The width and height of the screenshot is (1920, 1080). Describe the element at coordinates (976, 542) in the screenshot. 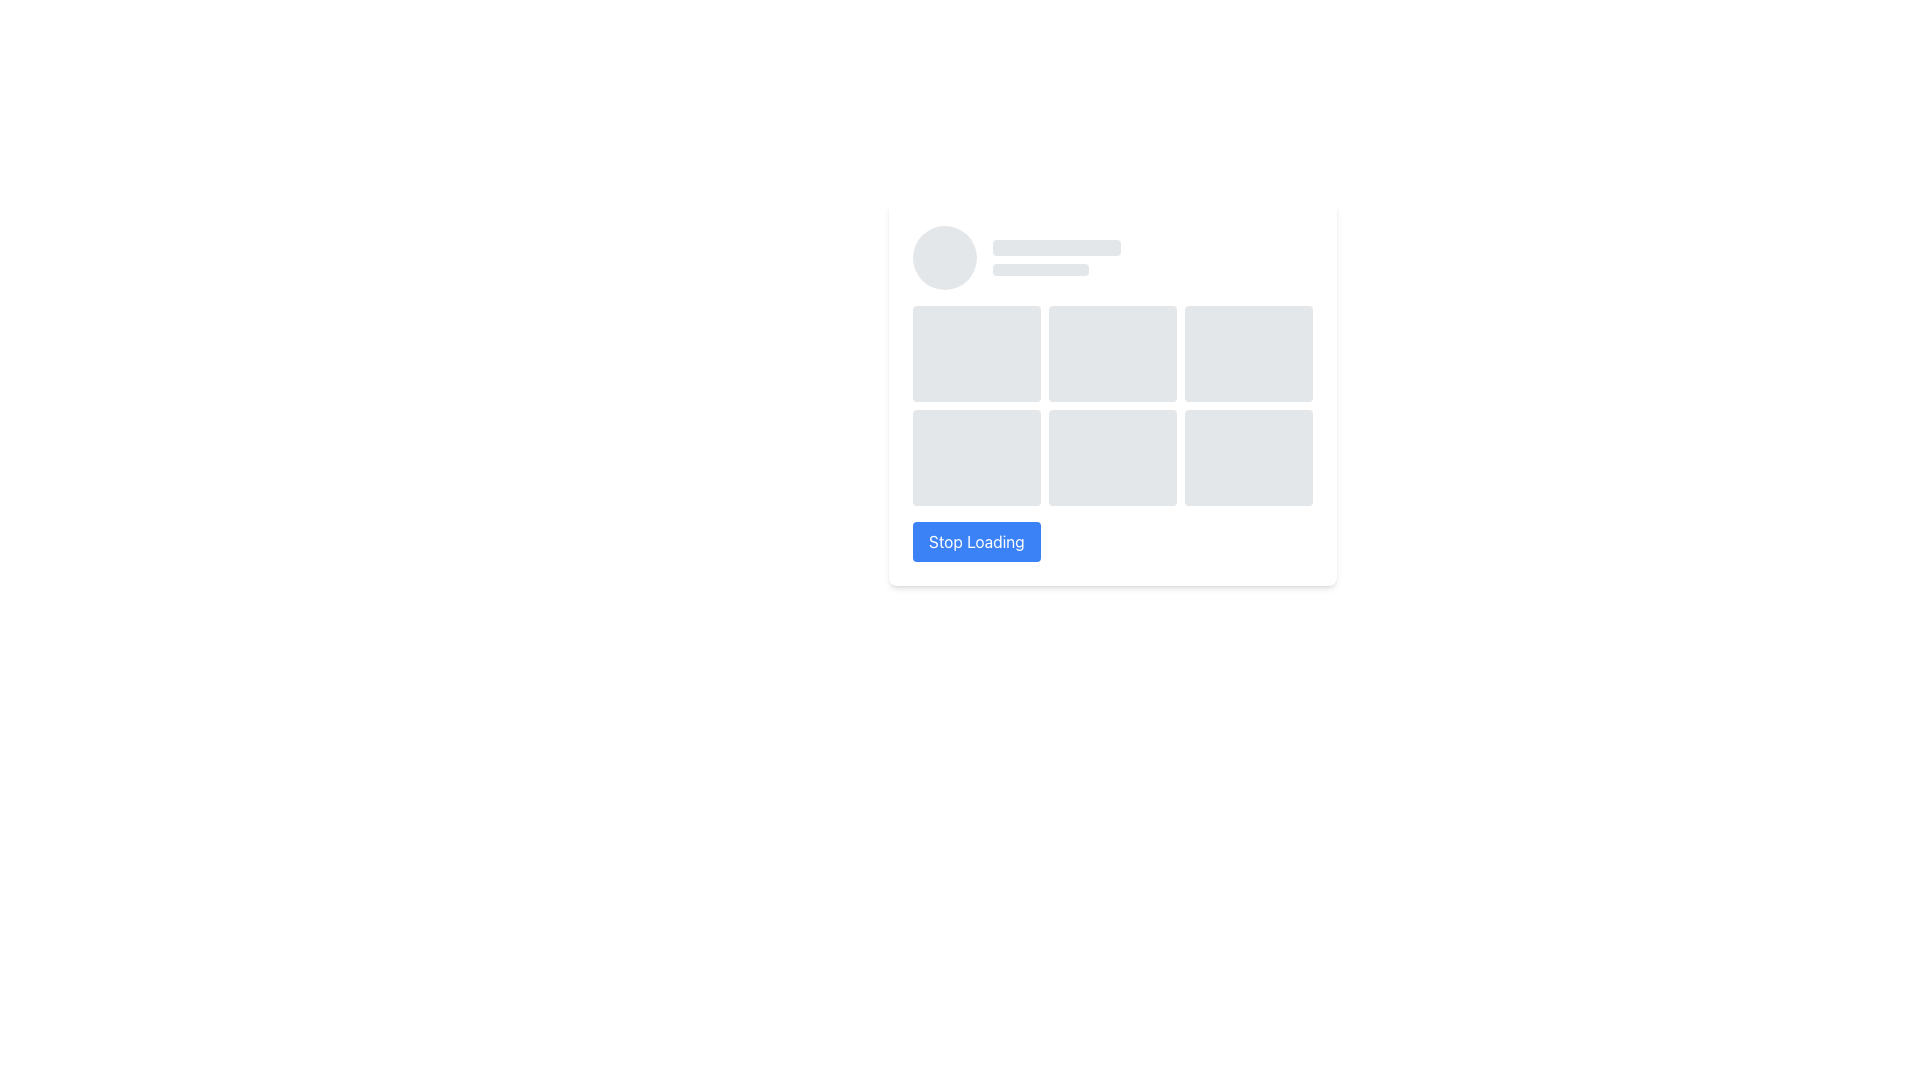

I see `the stop button located in the lower section of the module interface to halt the loading process` at that location.